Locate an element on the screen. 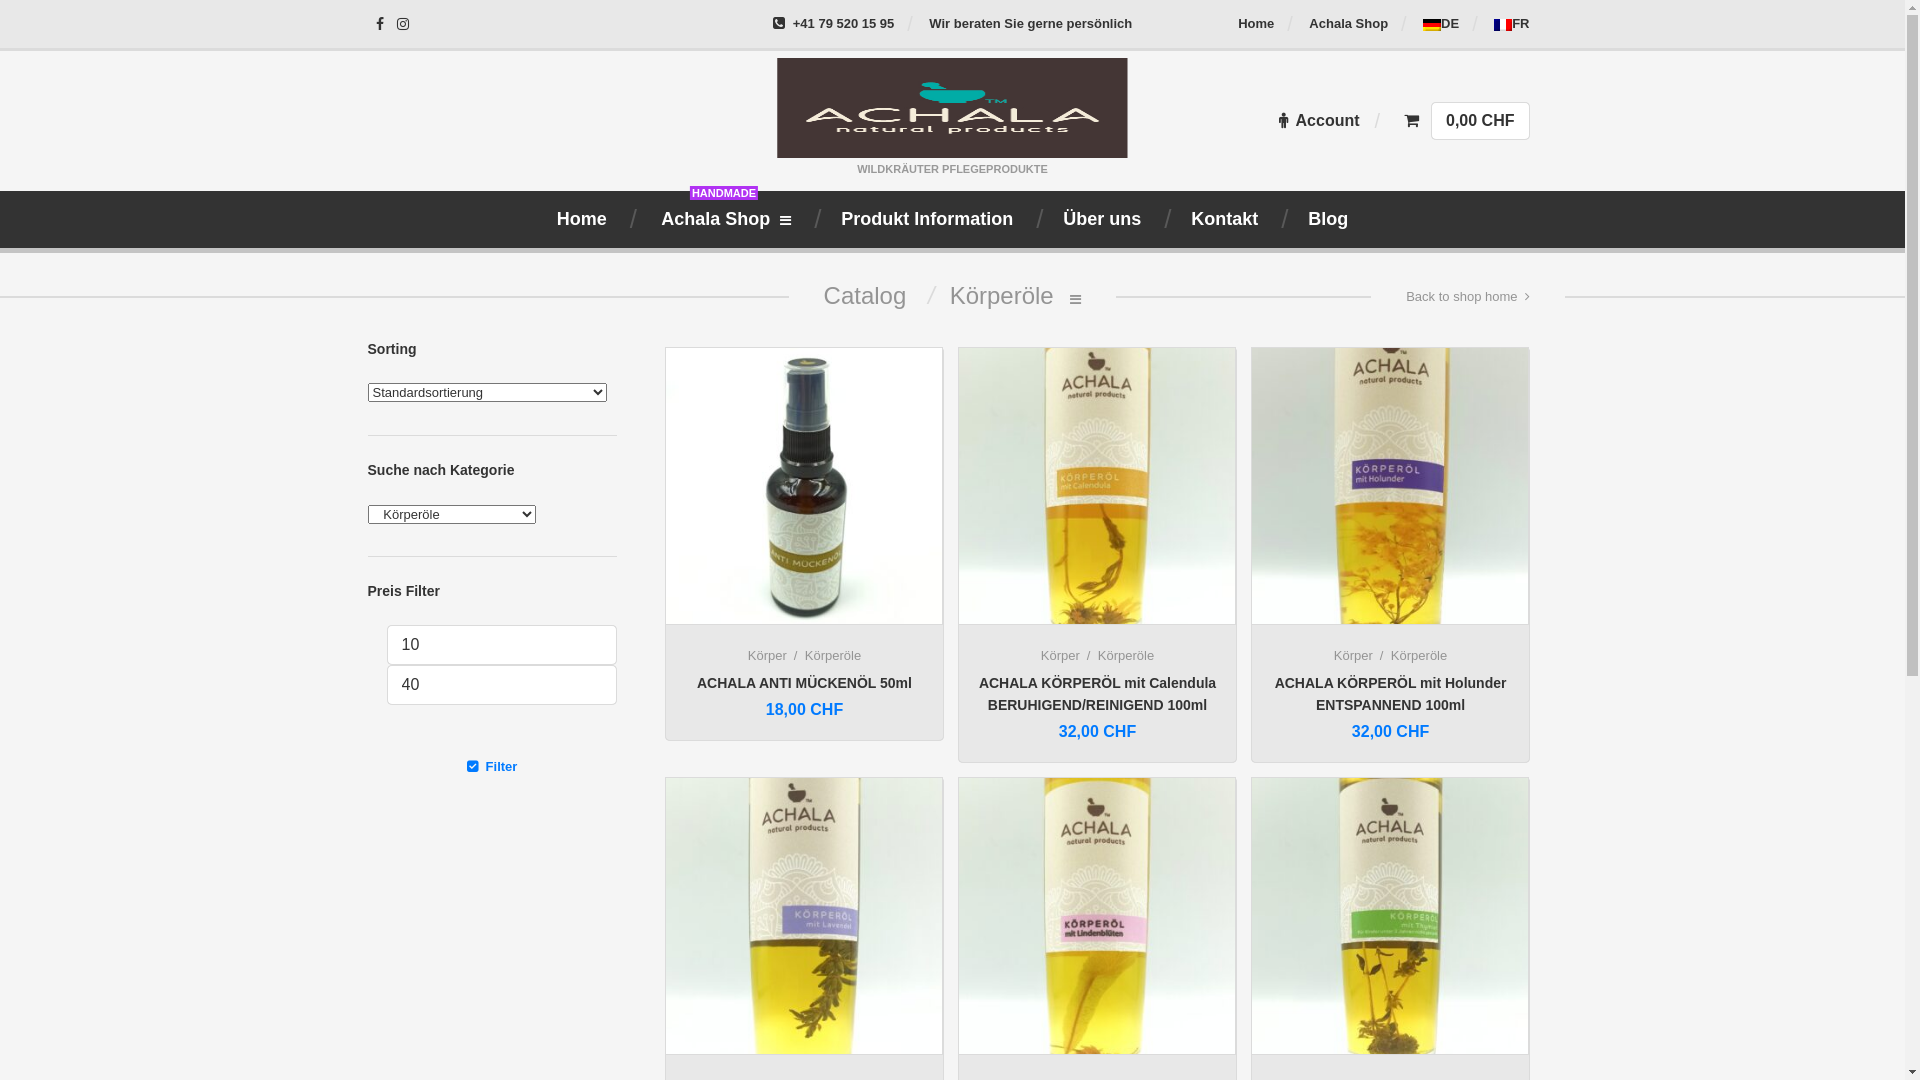 The height and width of the screenshot is (1080, 1920). 'FR' is located at coordinates (1511, 23).